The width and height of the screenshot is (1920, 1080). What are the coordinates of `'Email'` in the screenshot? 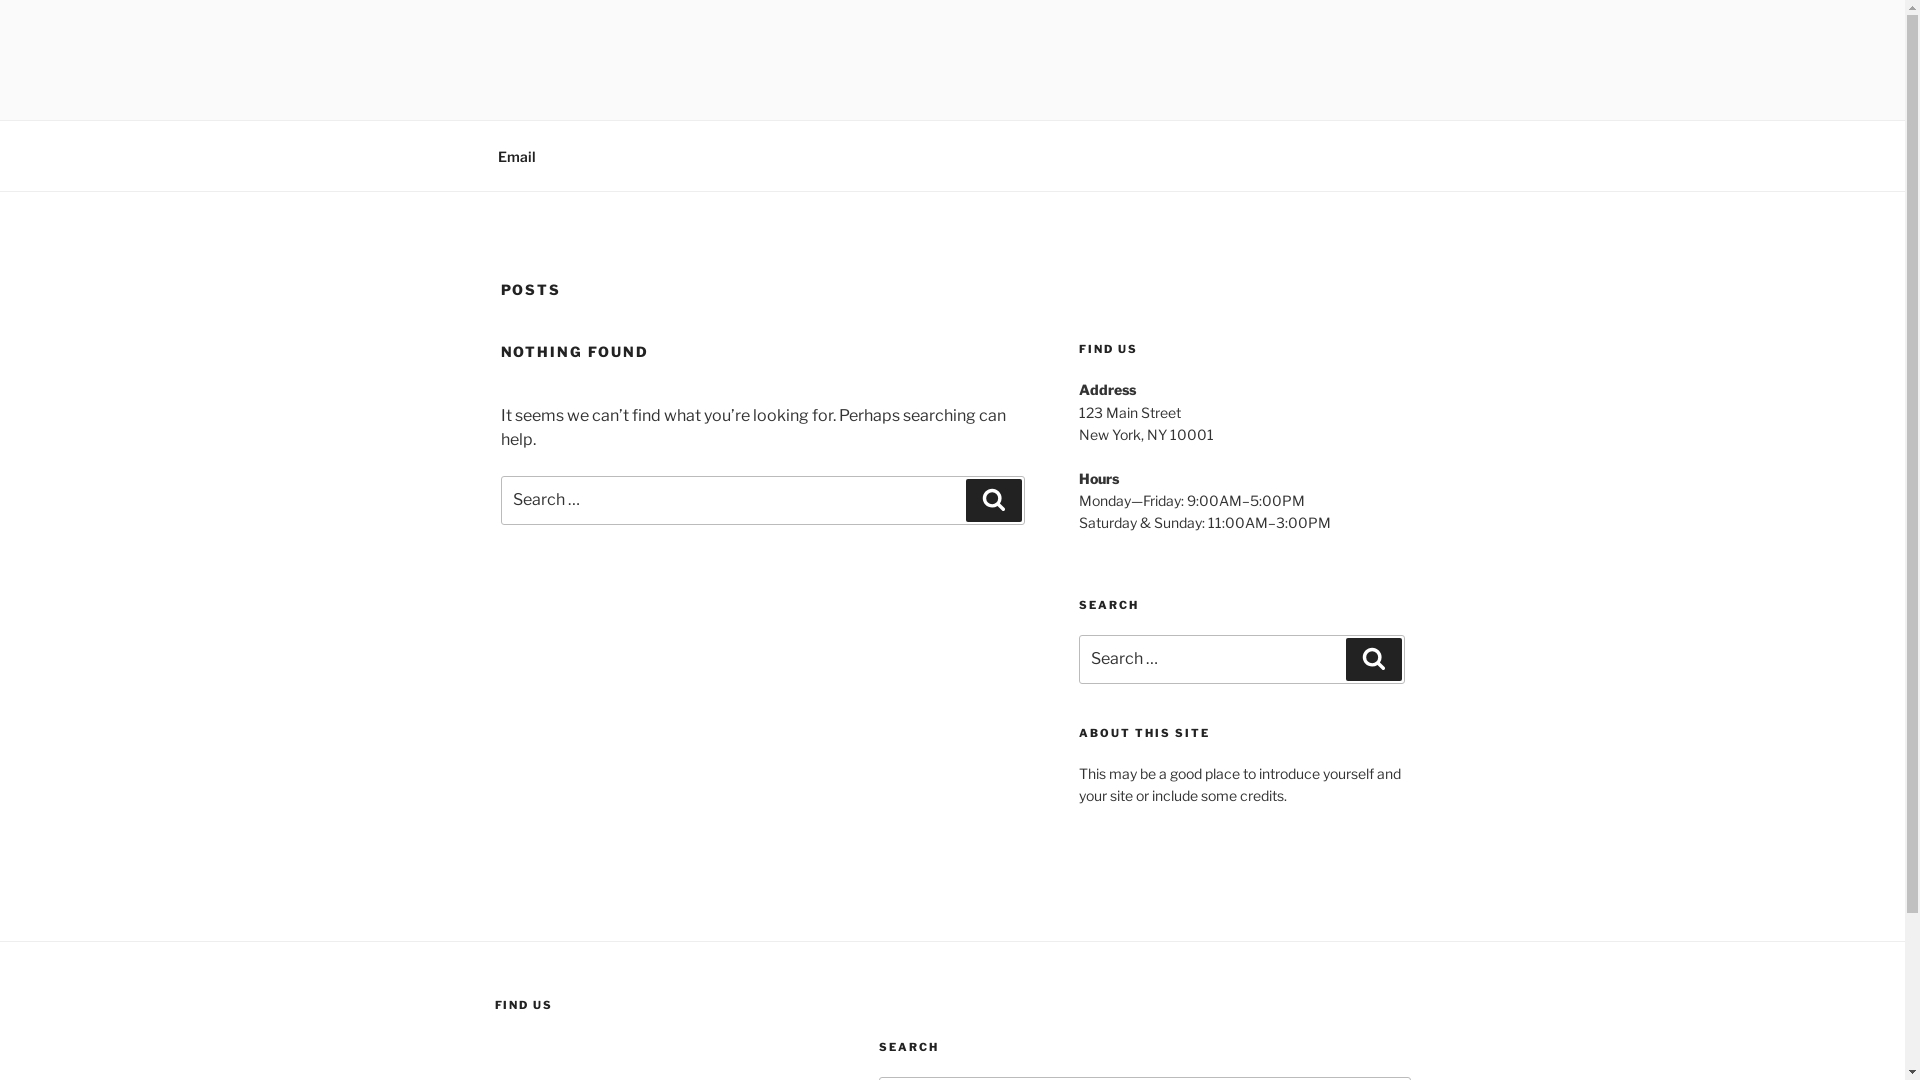 It's located at (516, 155).